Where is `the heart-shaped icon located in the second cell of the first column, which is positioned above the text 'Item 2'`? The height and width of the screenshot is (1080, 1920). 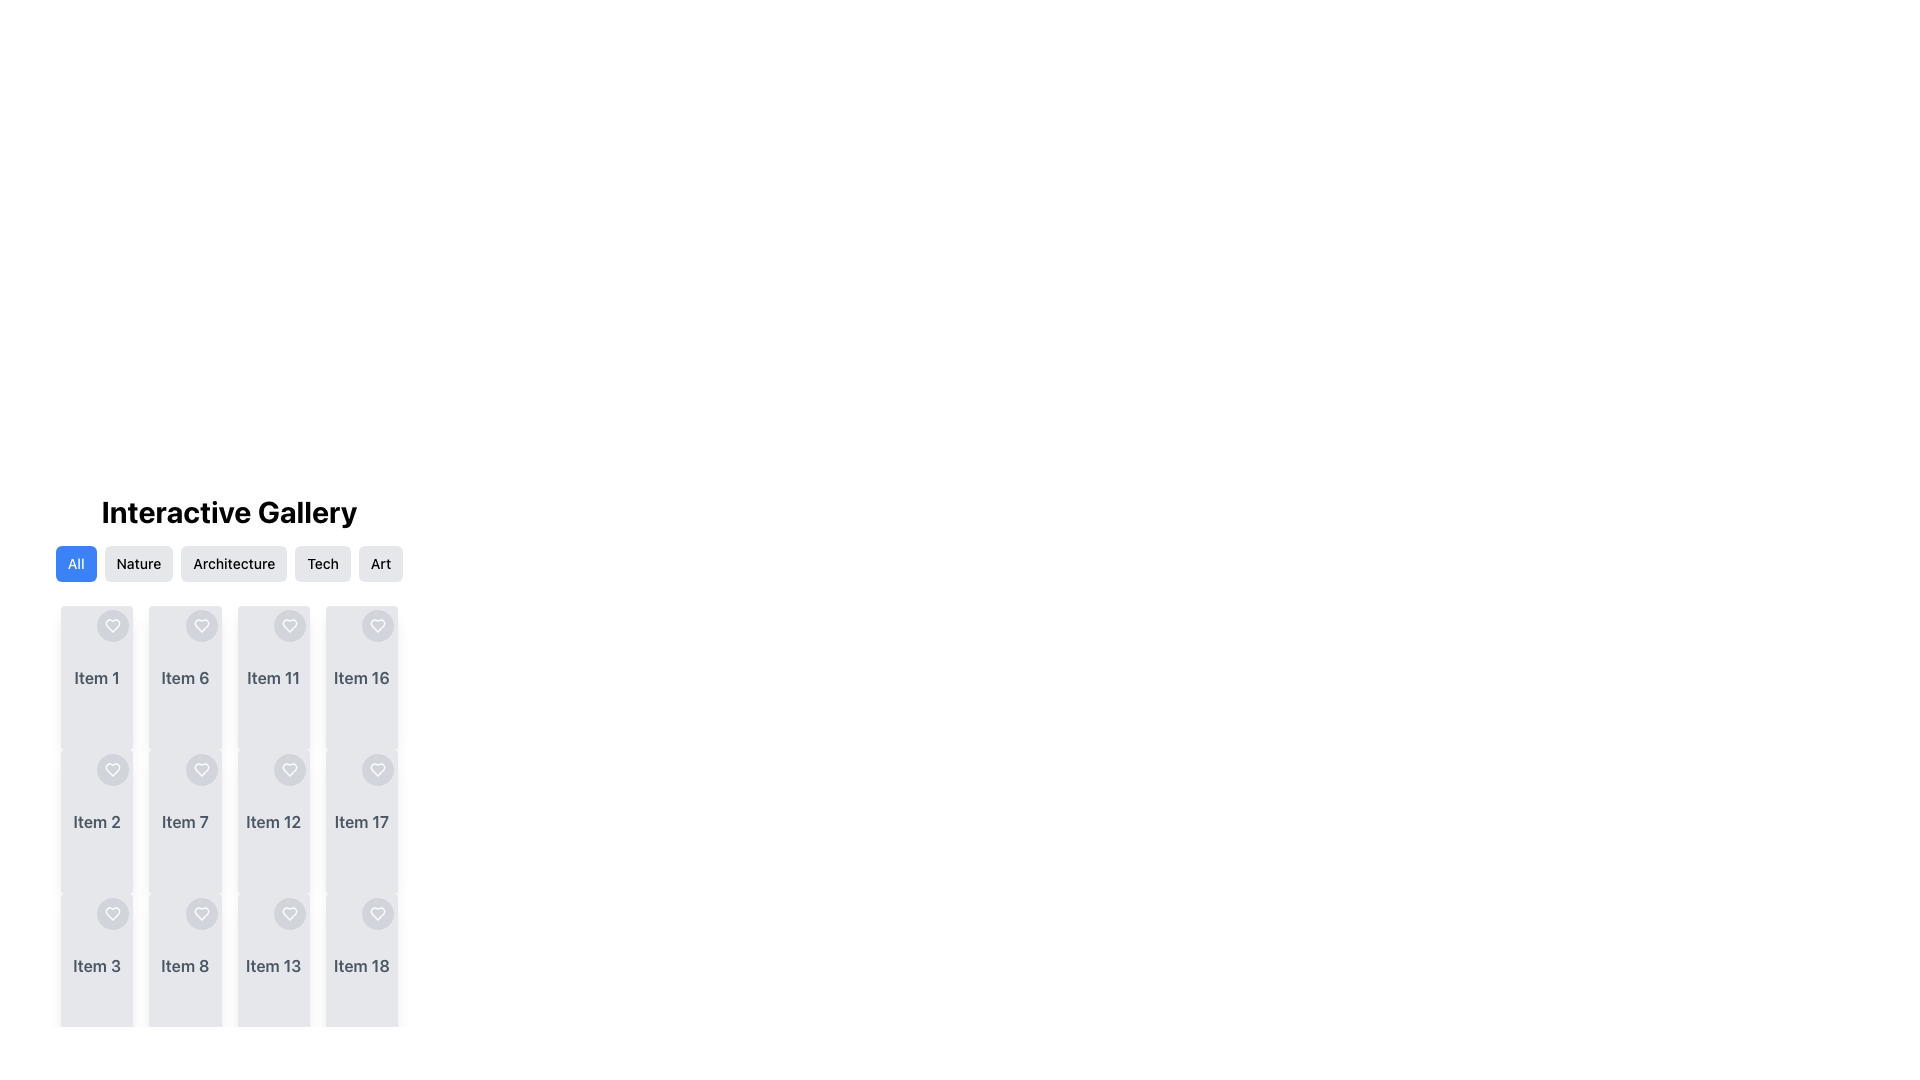 the heart-shaped icon located in the second cell of the first column, which is positioned above the text 'Item 2' is located at coordinates (112, 769).